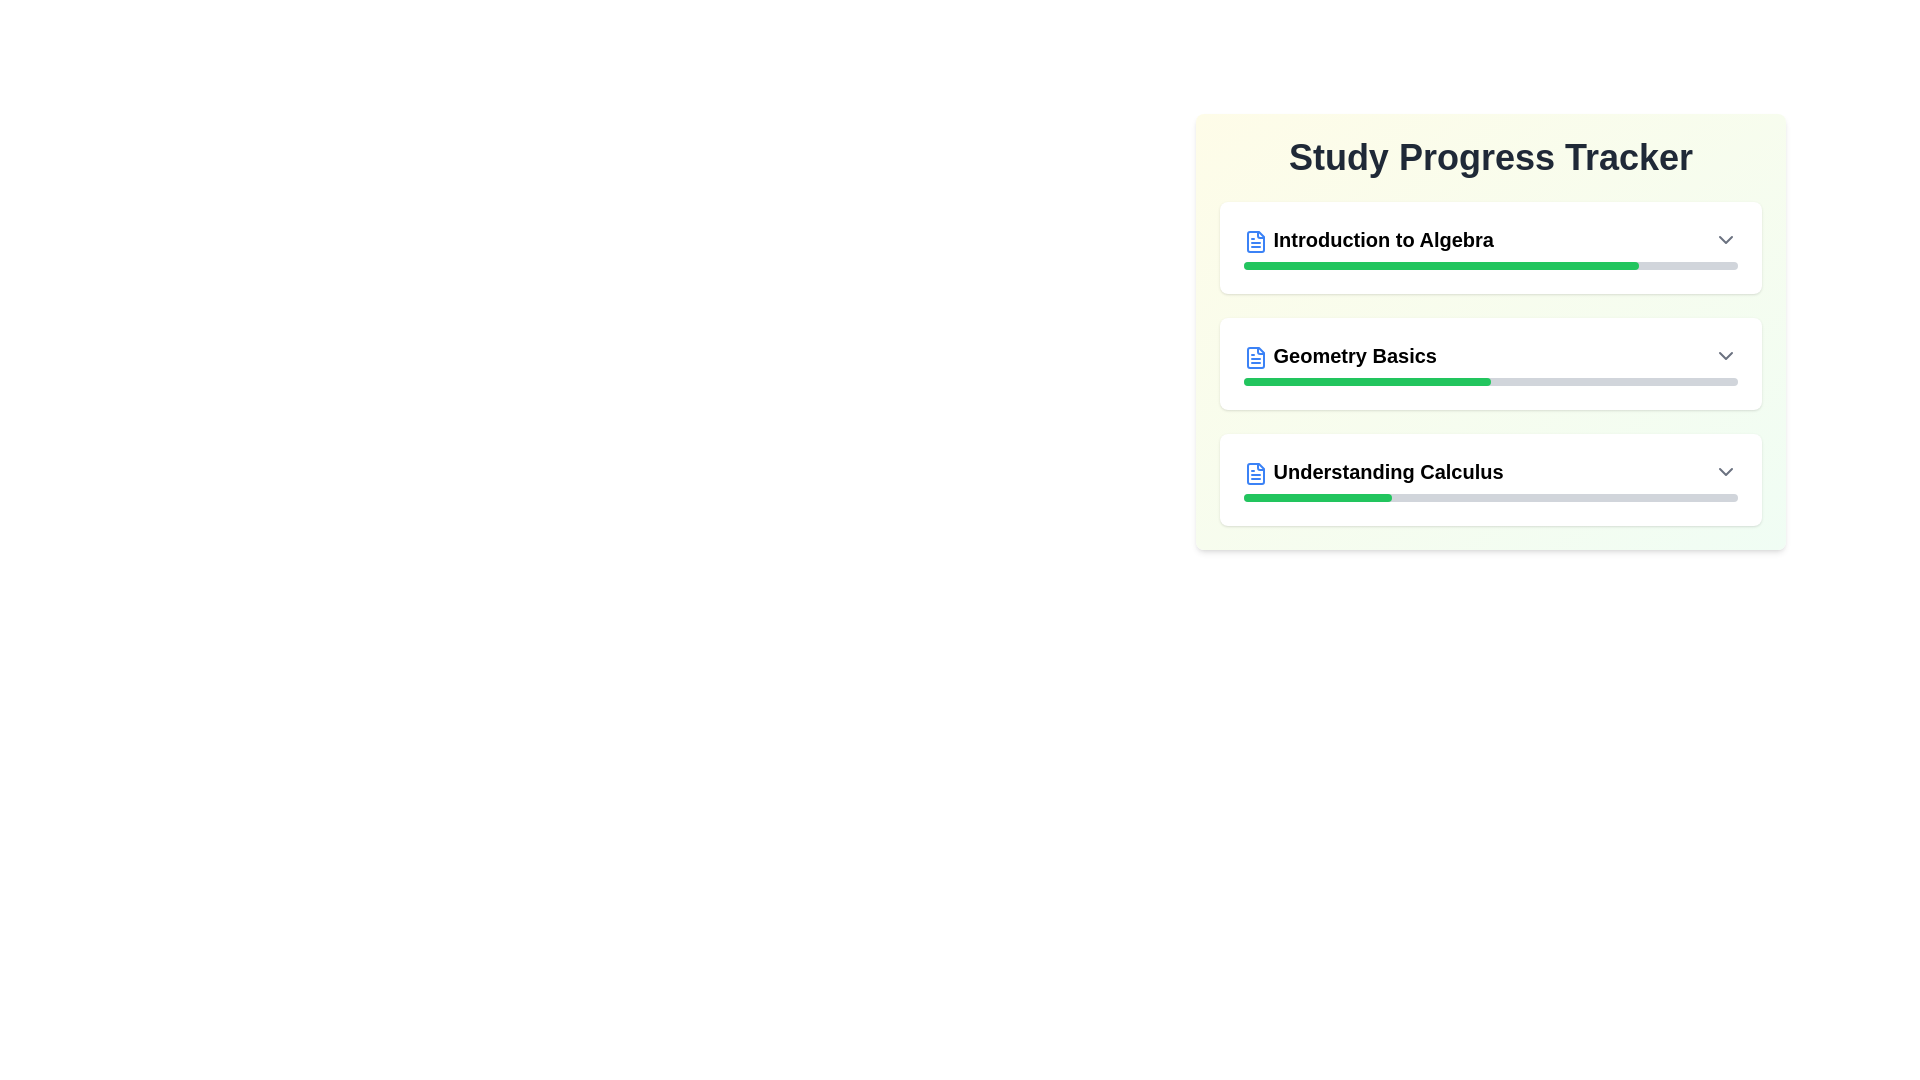 This screenshot has width=1920, height=1080. I want to click on the bold heading labeled 'Understanding Calculus' in the card layout, so click(1491, 479).